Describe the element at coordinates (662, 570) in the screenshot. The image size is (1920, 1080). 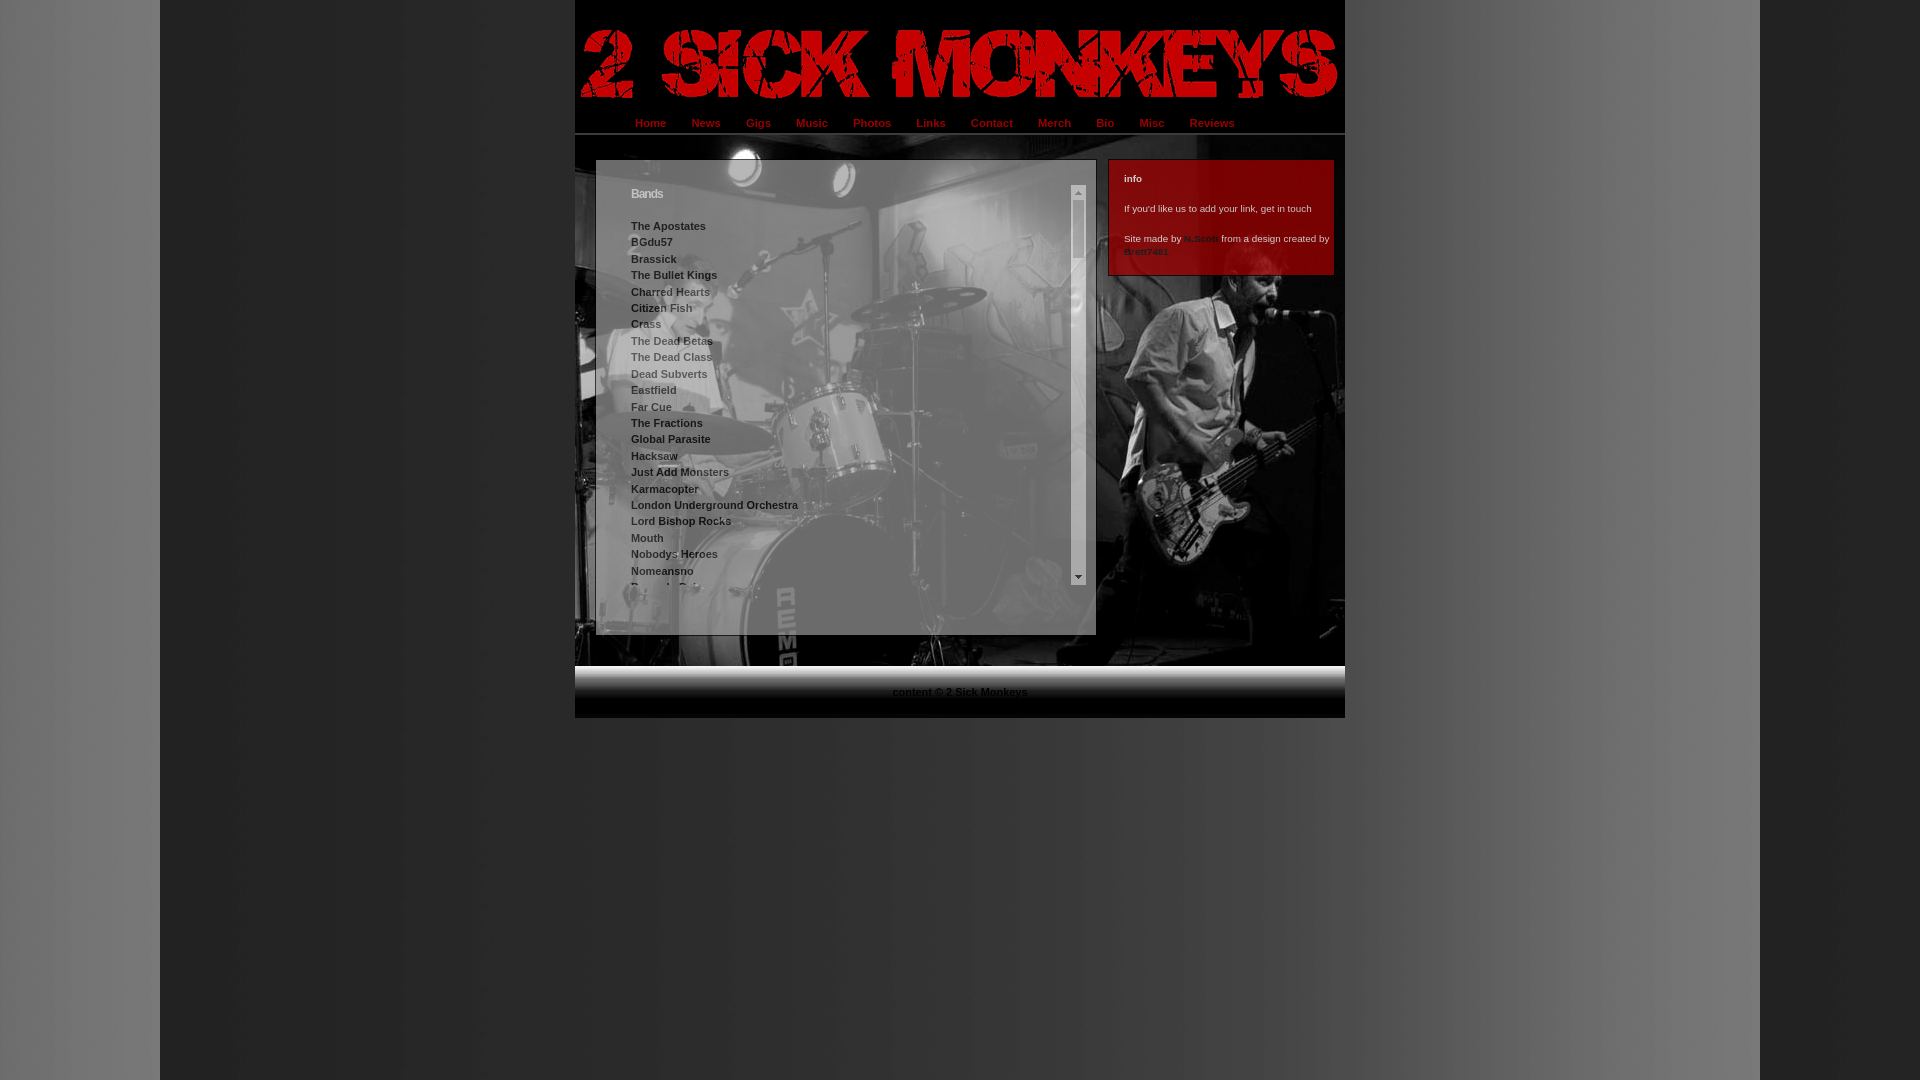
I see `'Nomeansno'` at that location.